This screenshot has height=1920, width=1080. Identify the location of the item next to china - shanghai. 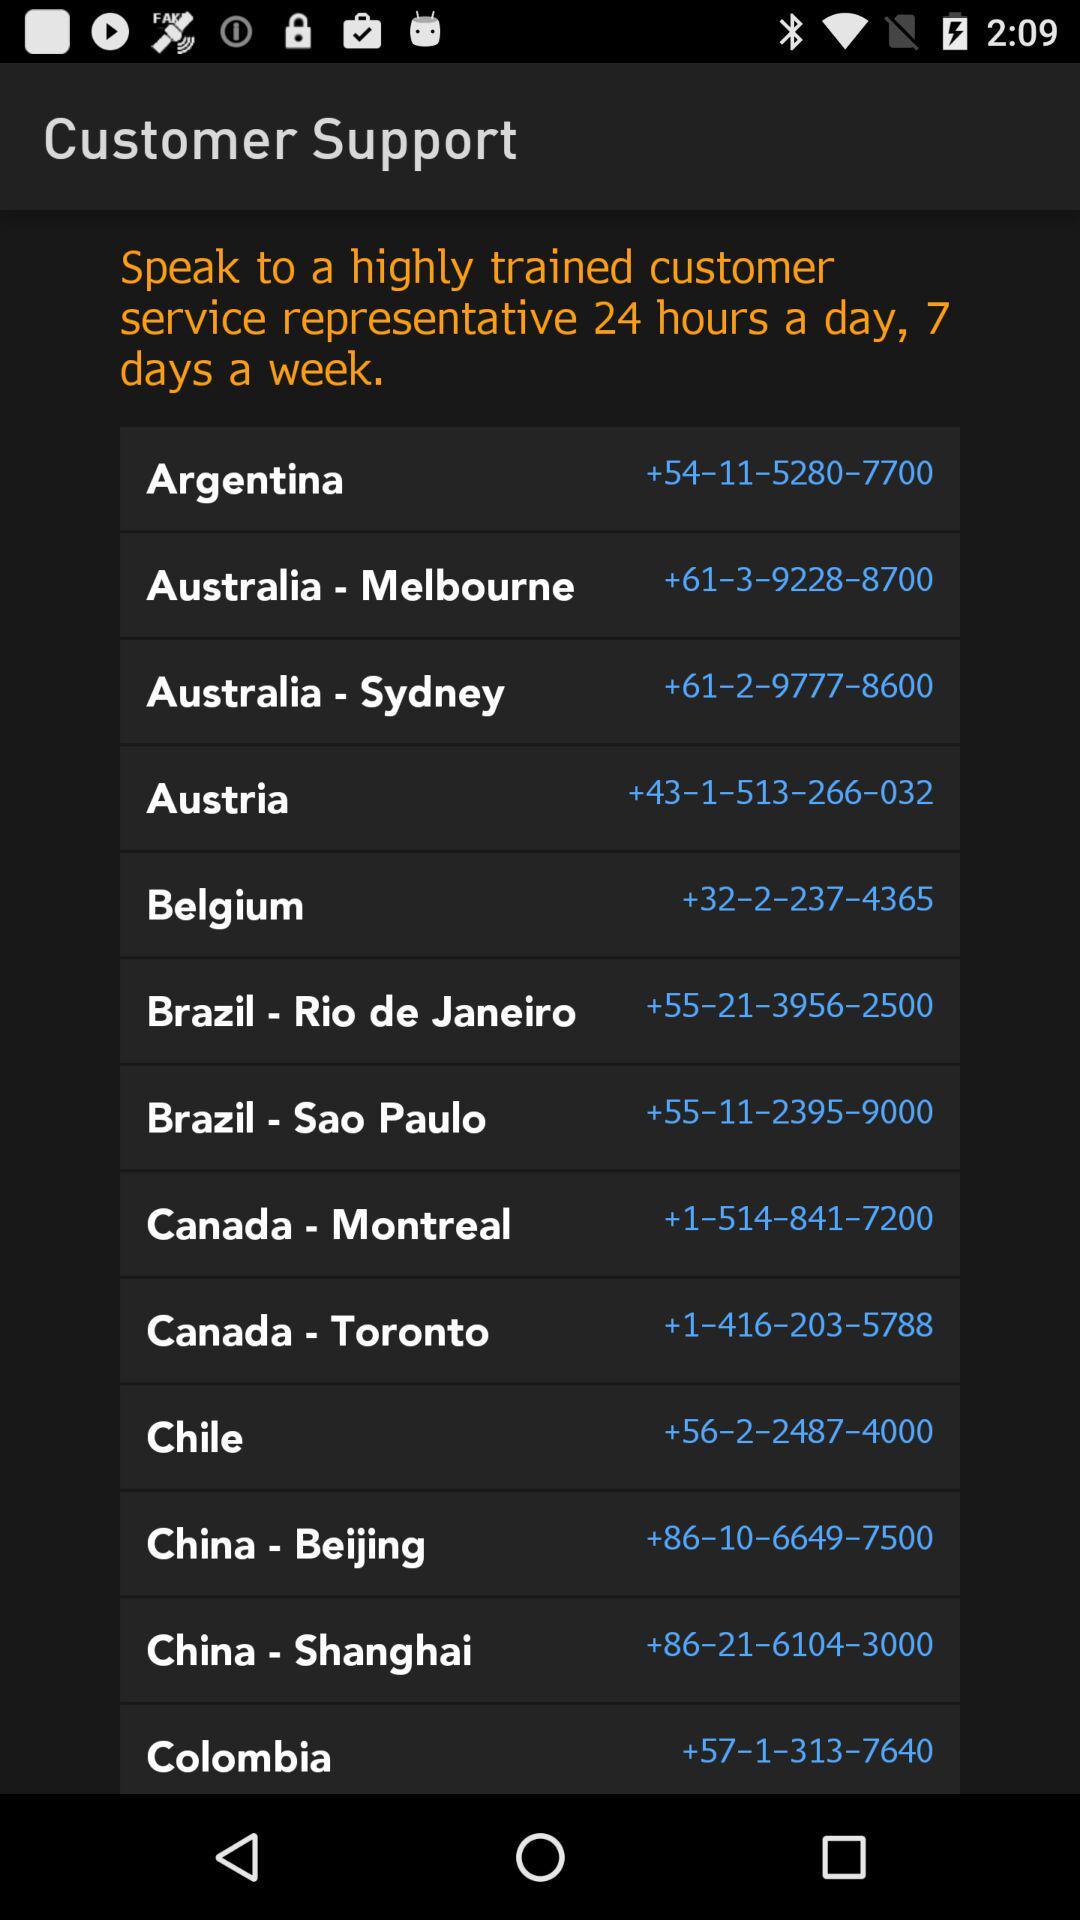
(788, 1643).